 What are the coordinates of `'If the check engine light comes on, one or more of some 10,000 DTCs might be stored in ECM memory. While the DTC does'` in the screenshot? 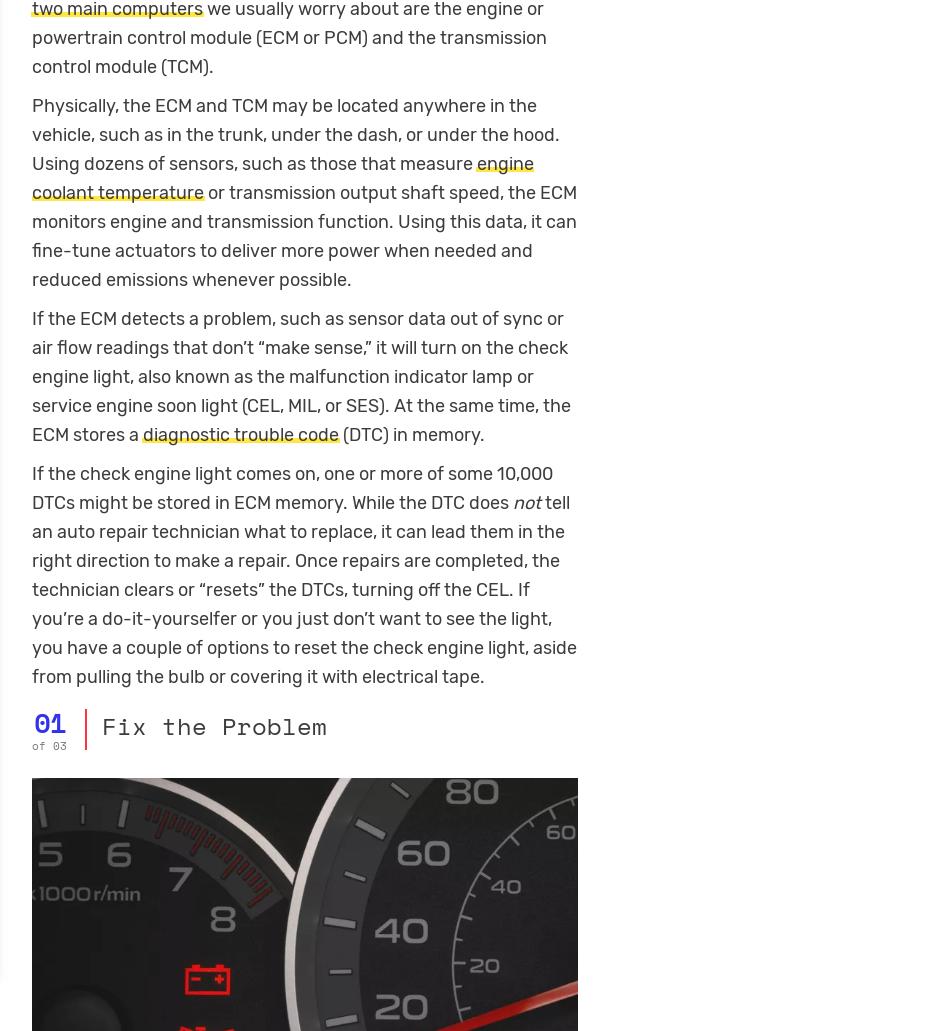 It's located at (291, 488).